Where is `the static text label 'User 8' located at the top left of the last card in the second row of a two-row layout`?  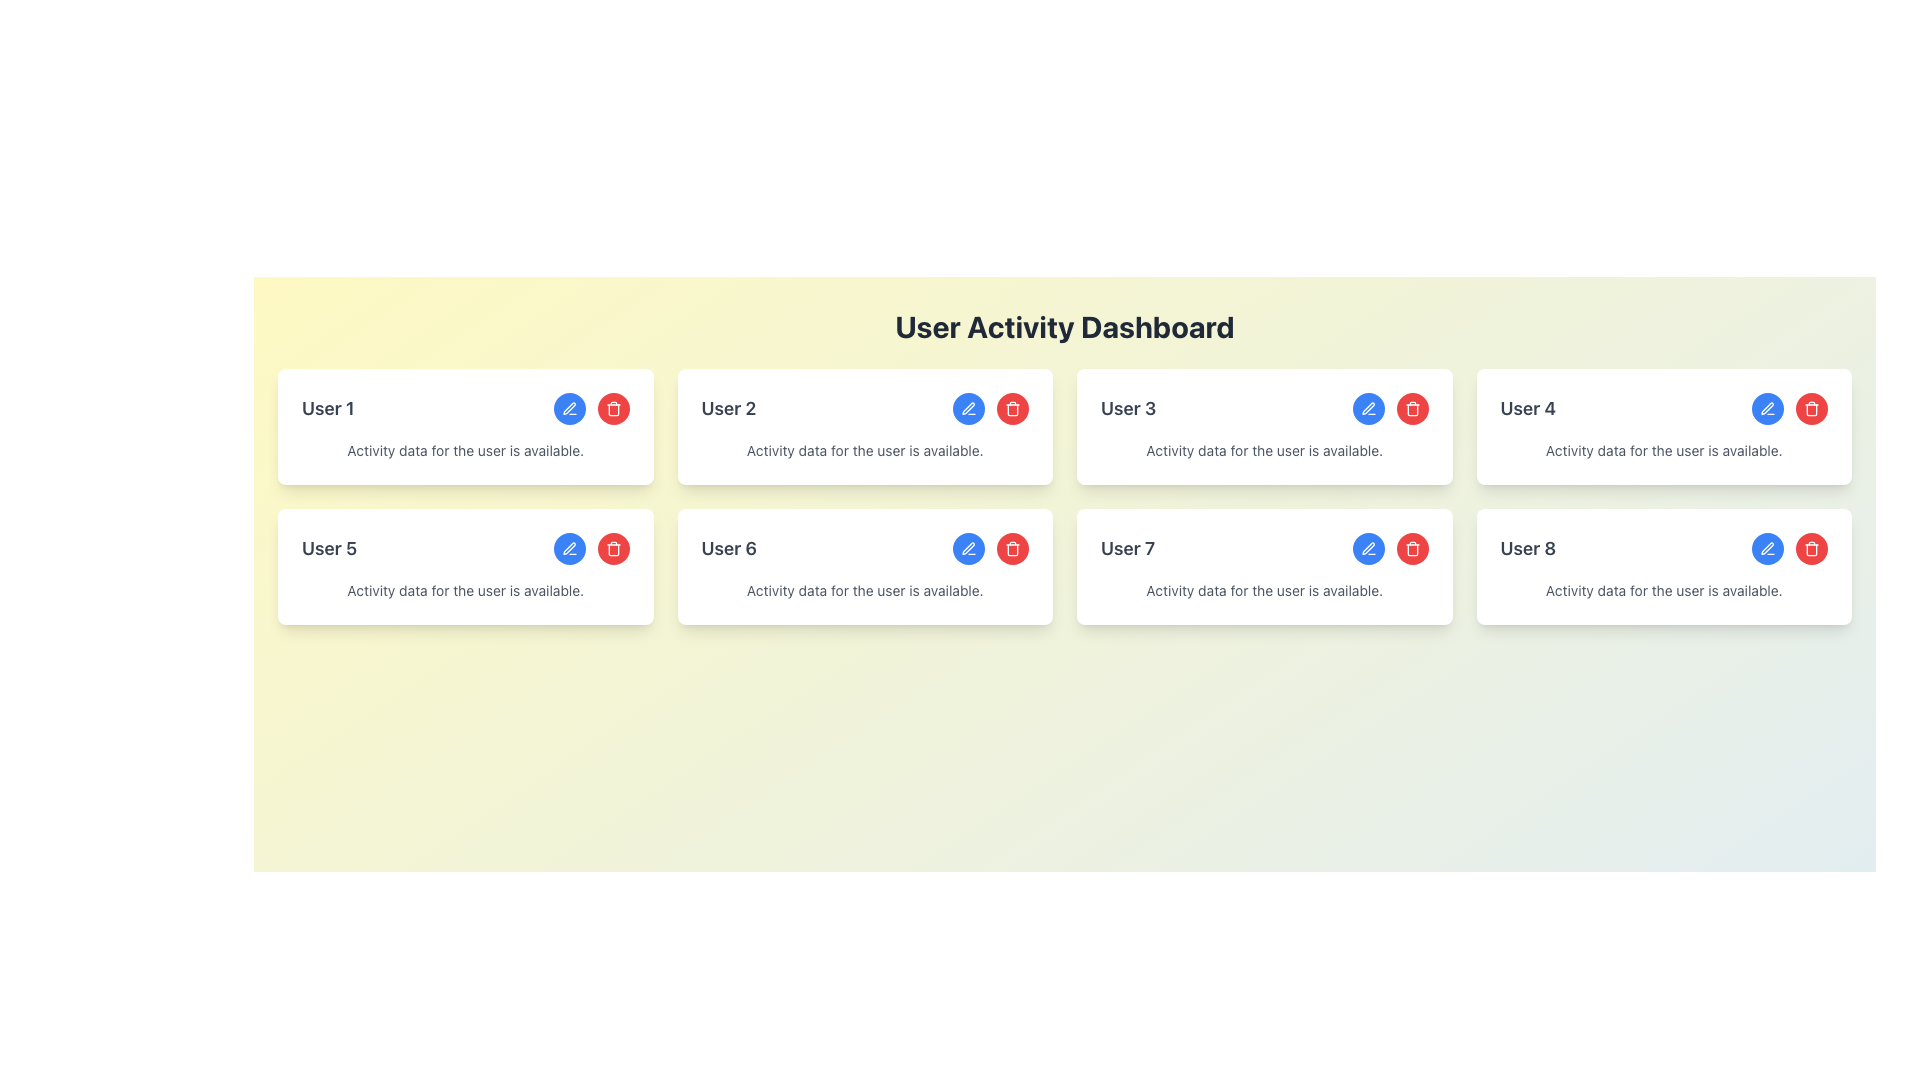
the static text label 'User 8' located at the top left of the last card in the second row of a two-row layout is located at coordinates (1527, 548).